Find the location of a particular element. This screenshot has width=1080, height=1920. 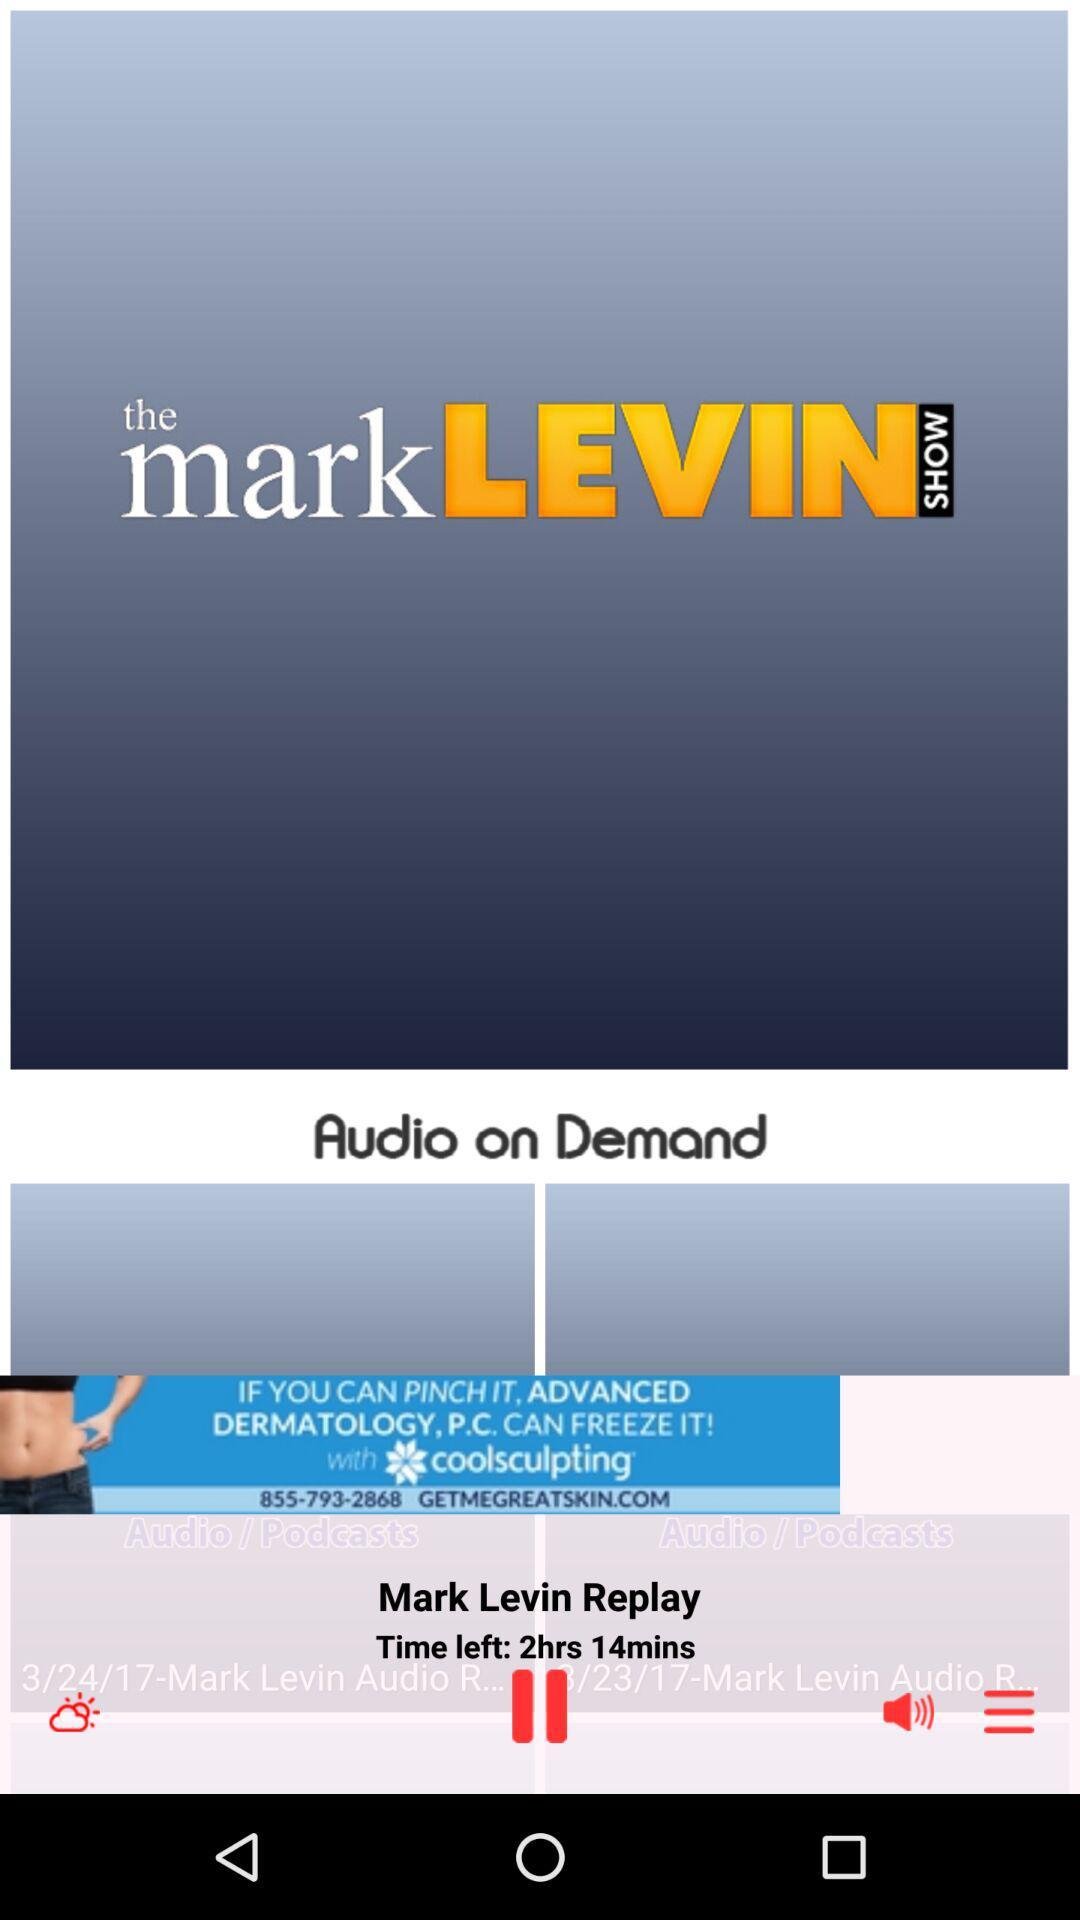

the first icon from right is located at coordinates (1009, 1711).